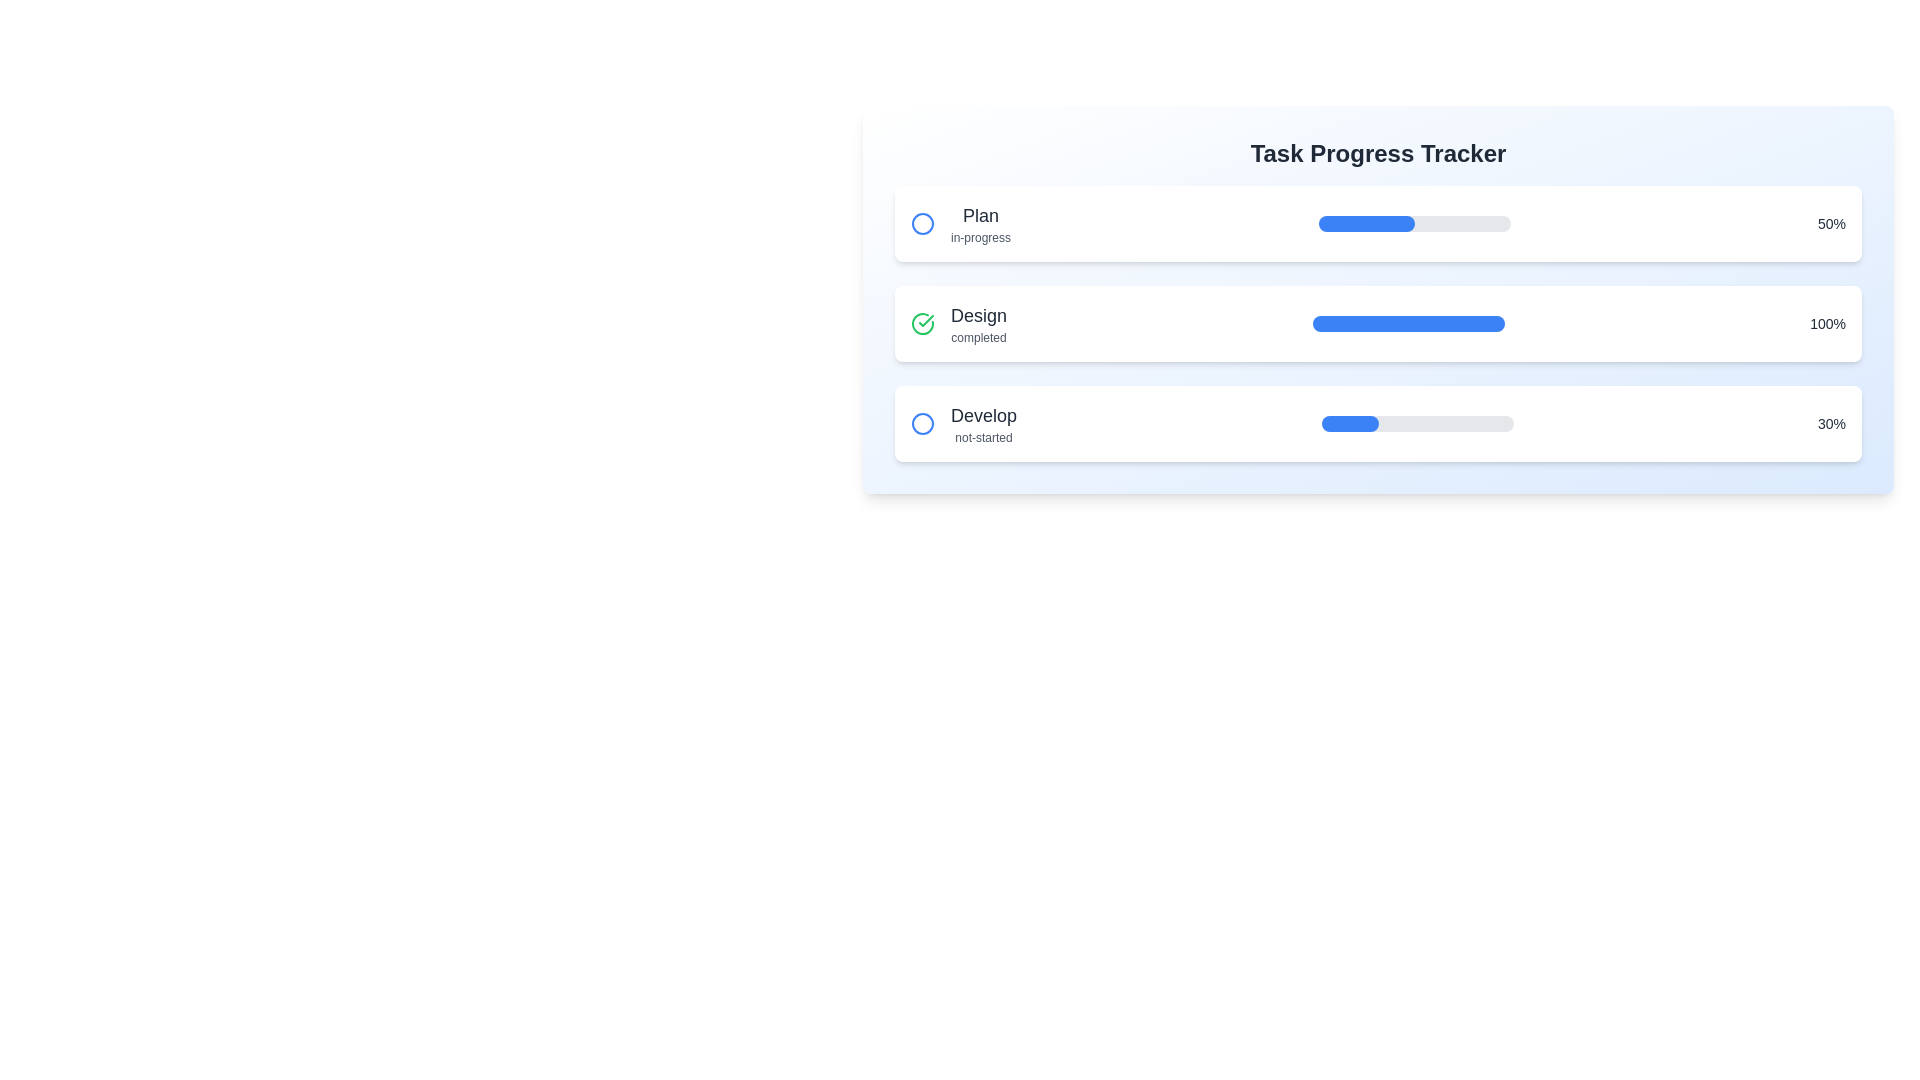 This screenshot has width=1920, height=1080. Describe the element at coordinates (979, 337) in the screenshot. I see `the small textual label reading 'completed', which is styled in light gray and located below the bold 'Design' text in the task progress tracker interface` at that location.